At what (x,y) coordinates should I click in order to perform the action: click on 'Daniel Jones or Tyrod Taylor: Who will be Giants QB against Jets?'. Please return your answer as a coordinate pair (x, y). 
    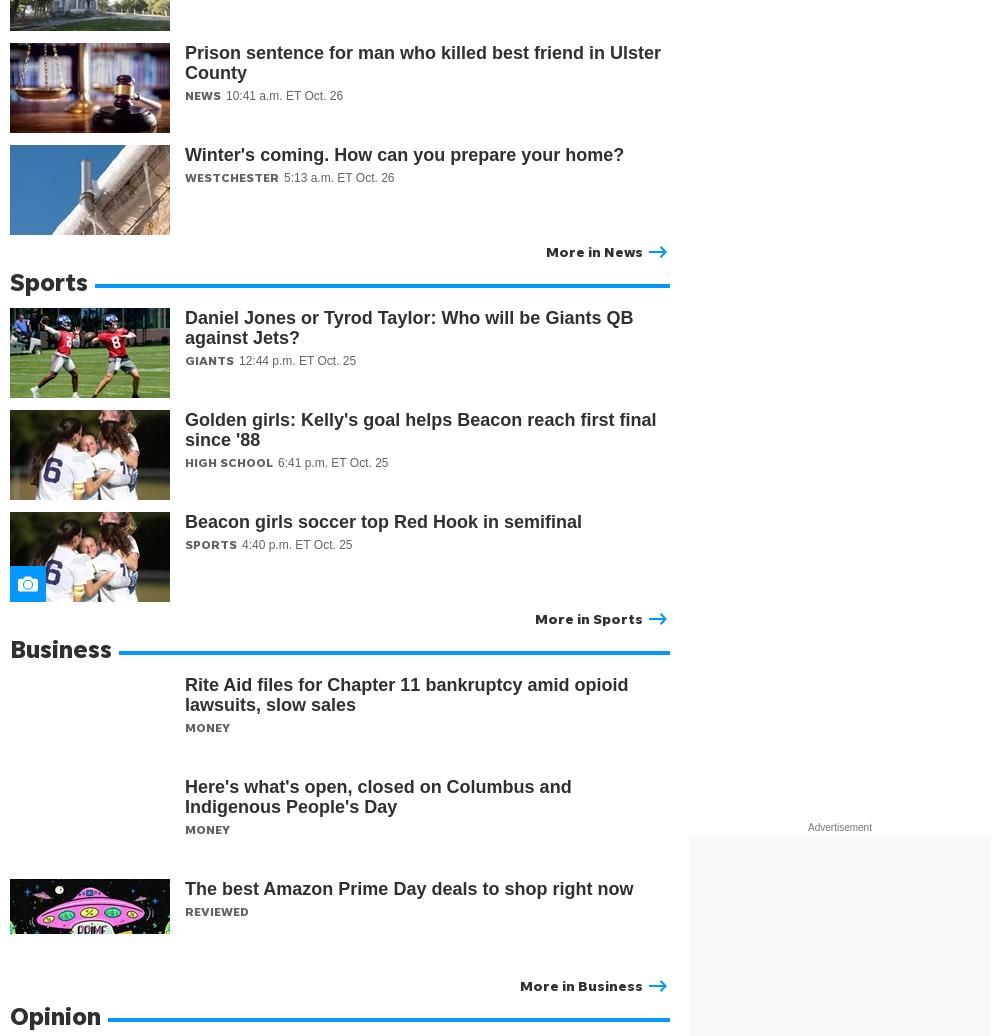
    Looking at the image, I should click on (409, 327).